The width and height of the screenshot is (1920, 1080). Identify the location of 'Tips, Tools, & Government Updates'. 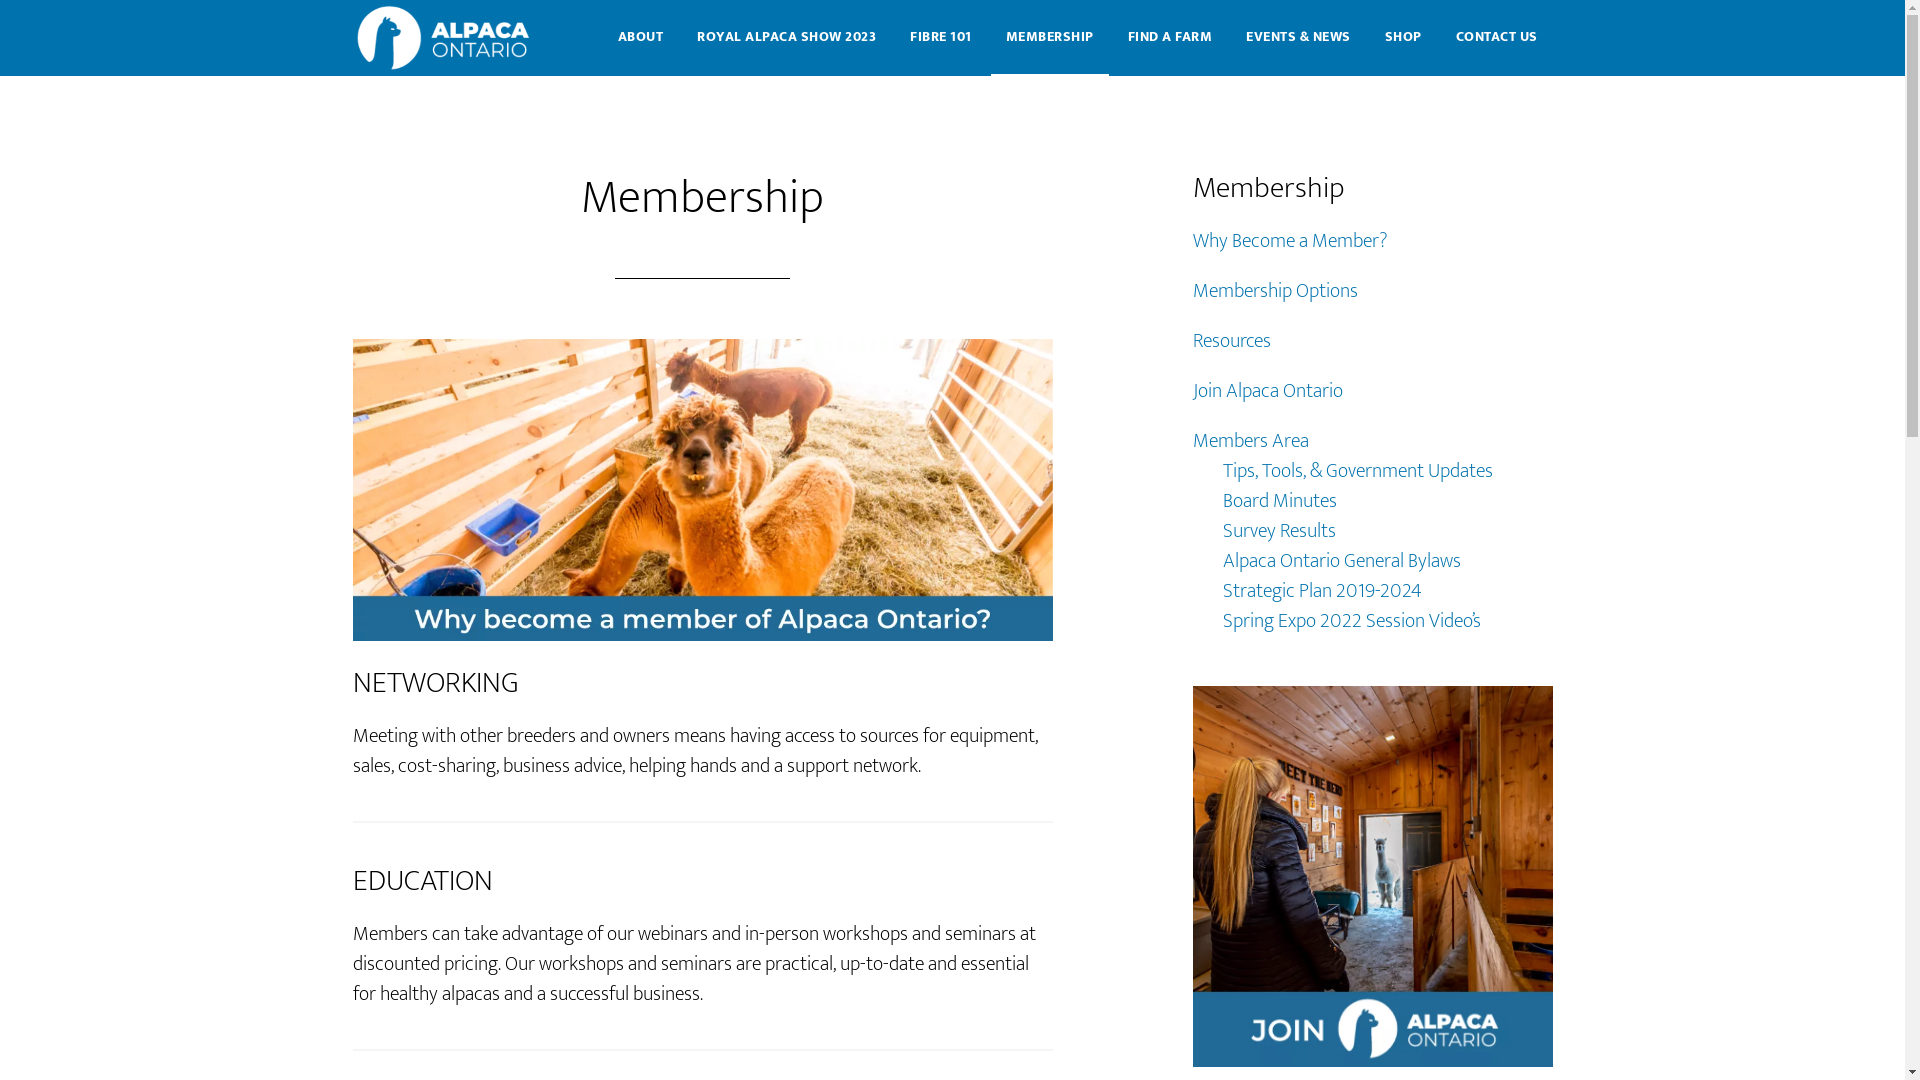
(1357, 470).